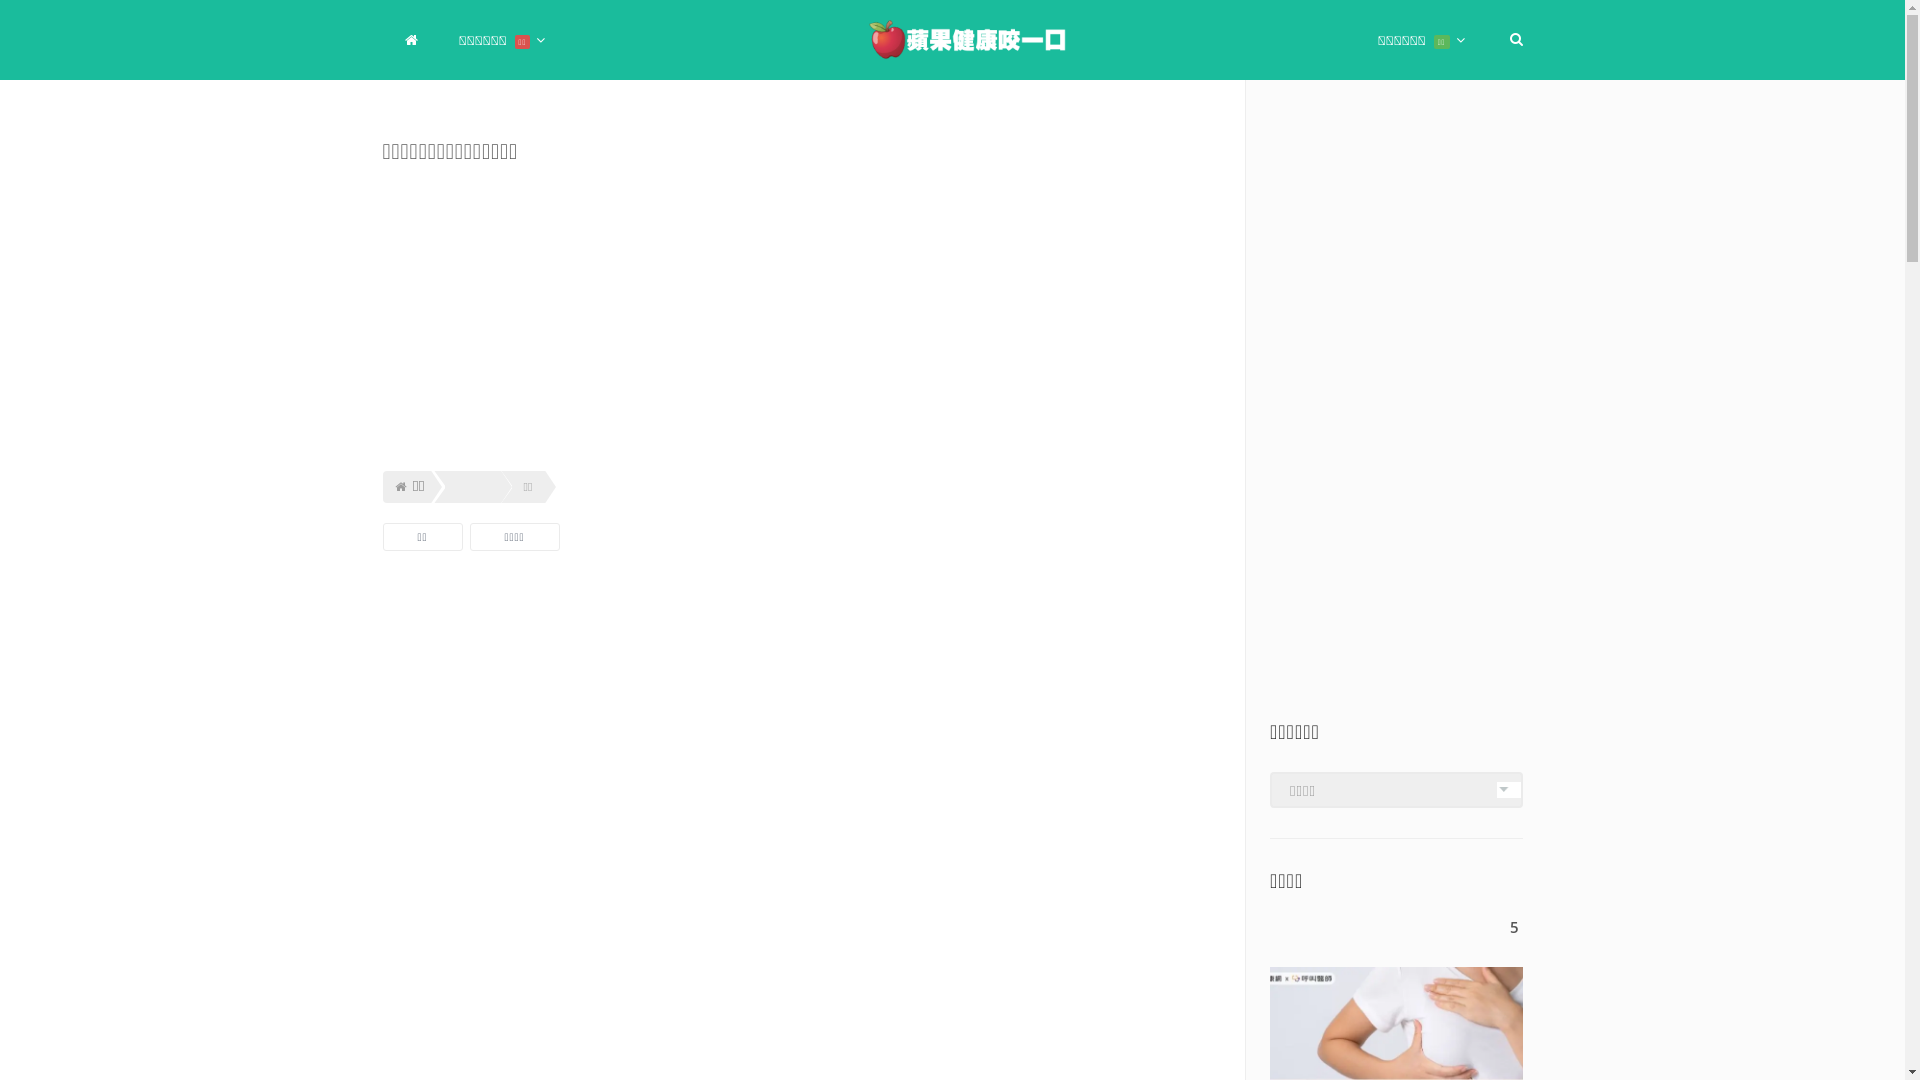 This screenshot has height=1080, width=1920. What do you see at coordinates (801, 315) in the screenshot?
I see `'Advertisement'` at bounding box center [801, 315].